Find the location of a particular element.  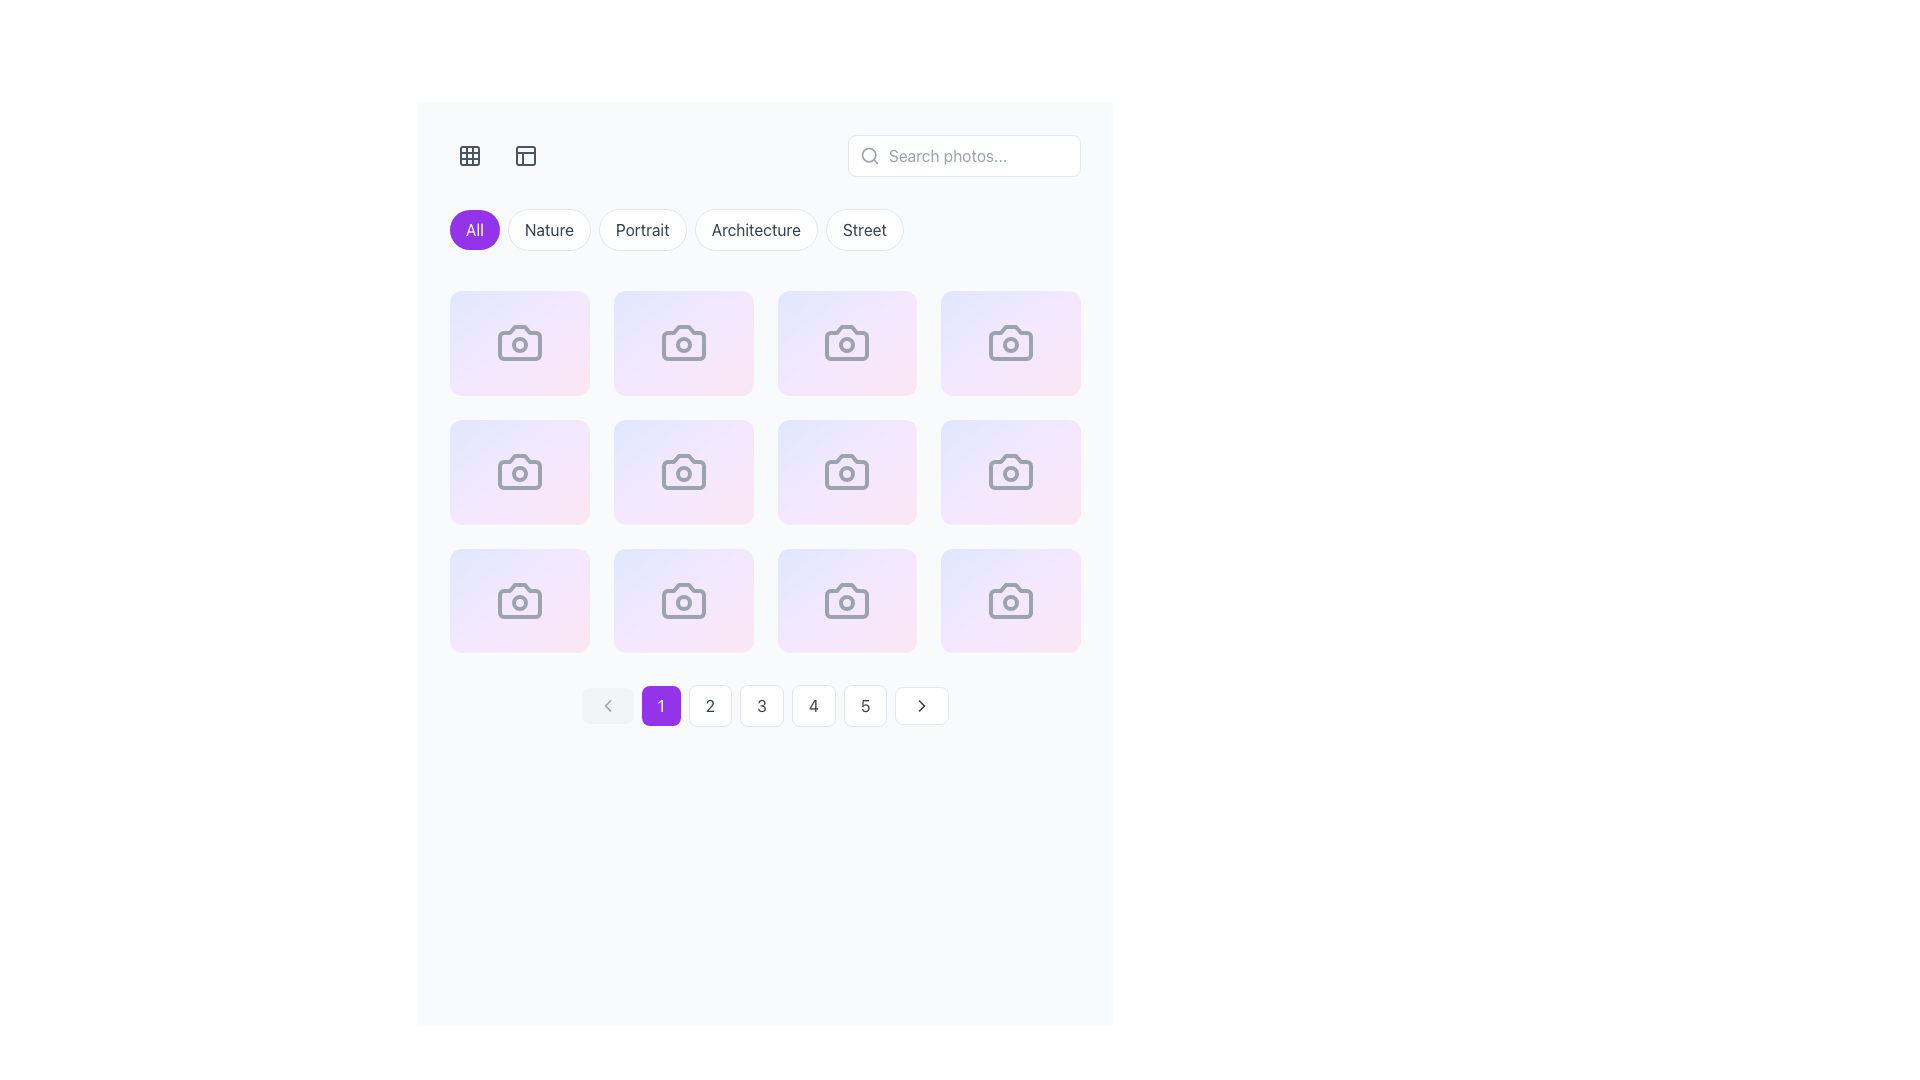

the sixth interactive card in the gallery, located in the second row and fourth column is located at coordinates (683, 472).